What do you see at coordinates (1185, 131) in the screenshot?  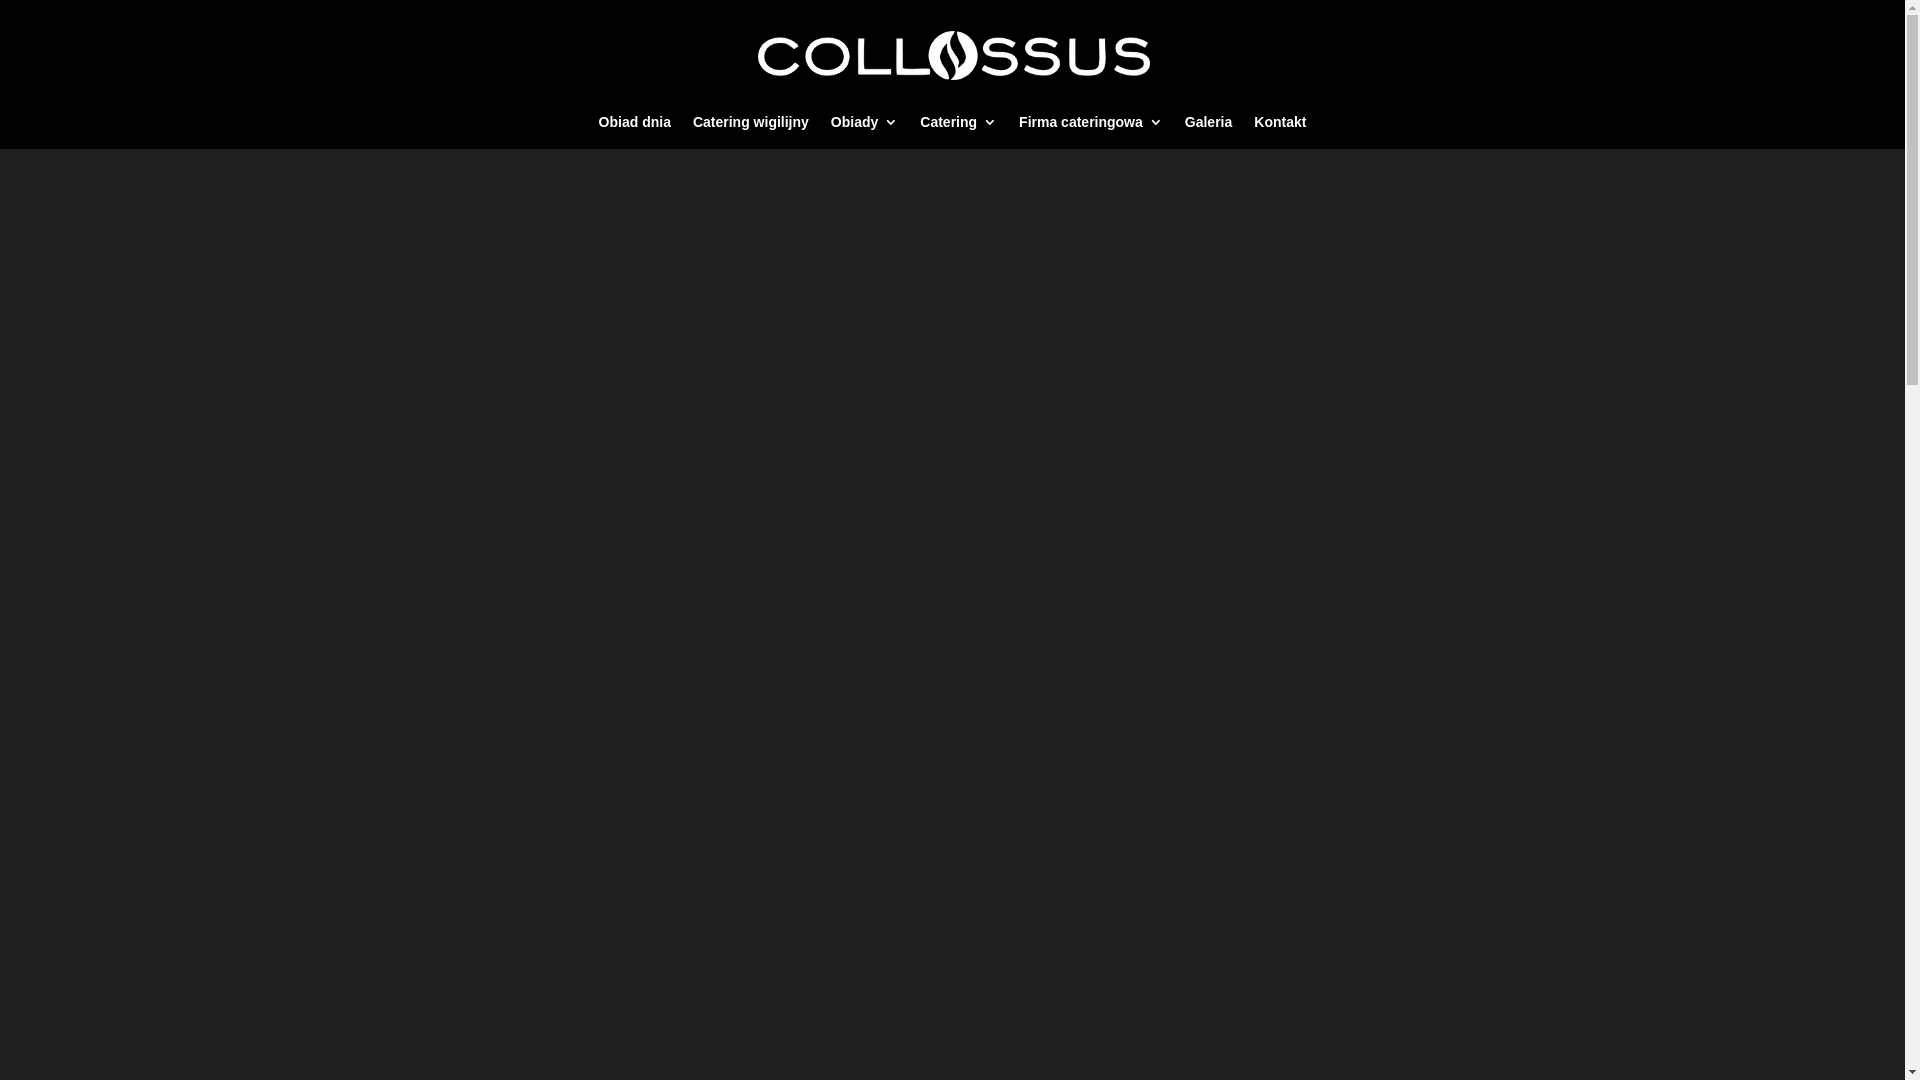 I see `'Galeria'` at bounding box center [1185, 131].